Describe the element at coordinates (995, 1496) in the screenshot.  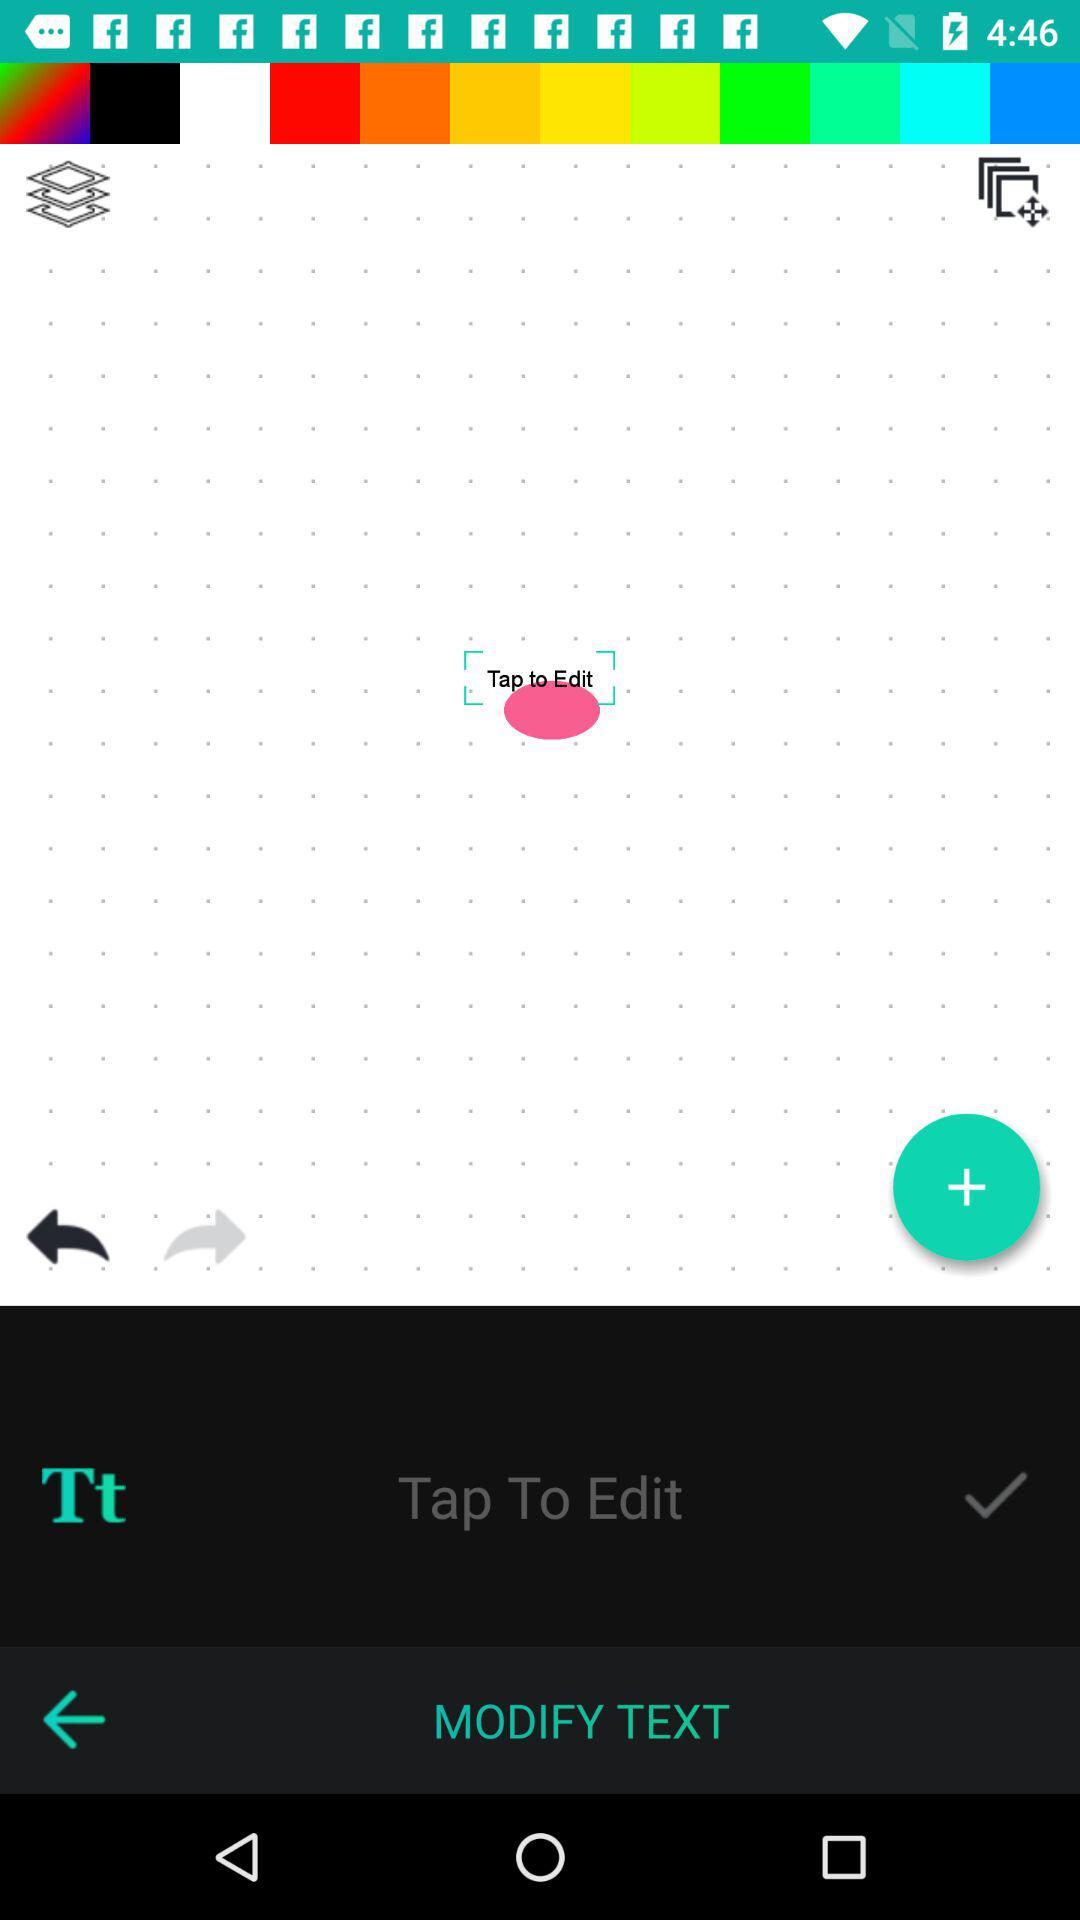
I see `design` at that location.